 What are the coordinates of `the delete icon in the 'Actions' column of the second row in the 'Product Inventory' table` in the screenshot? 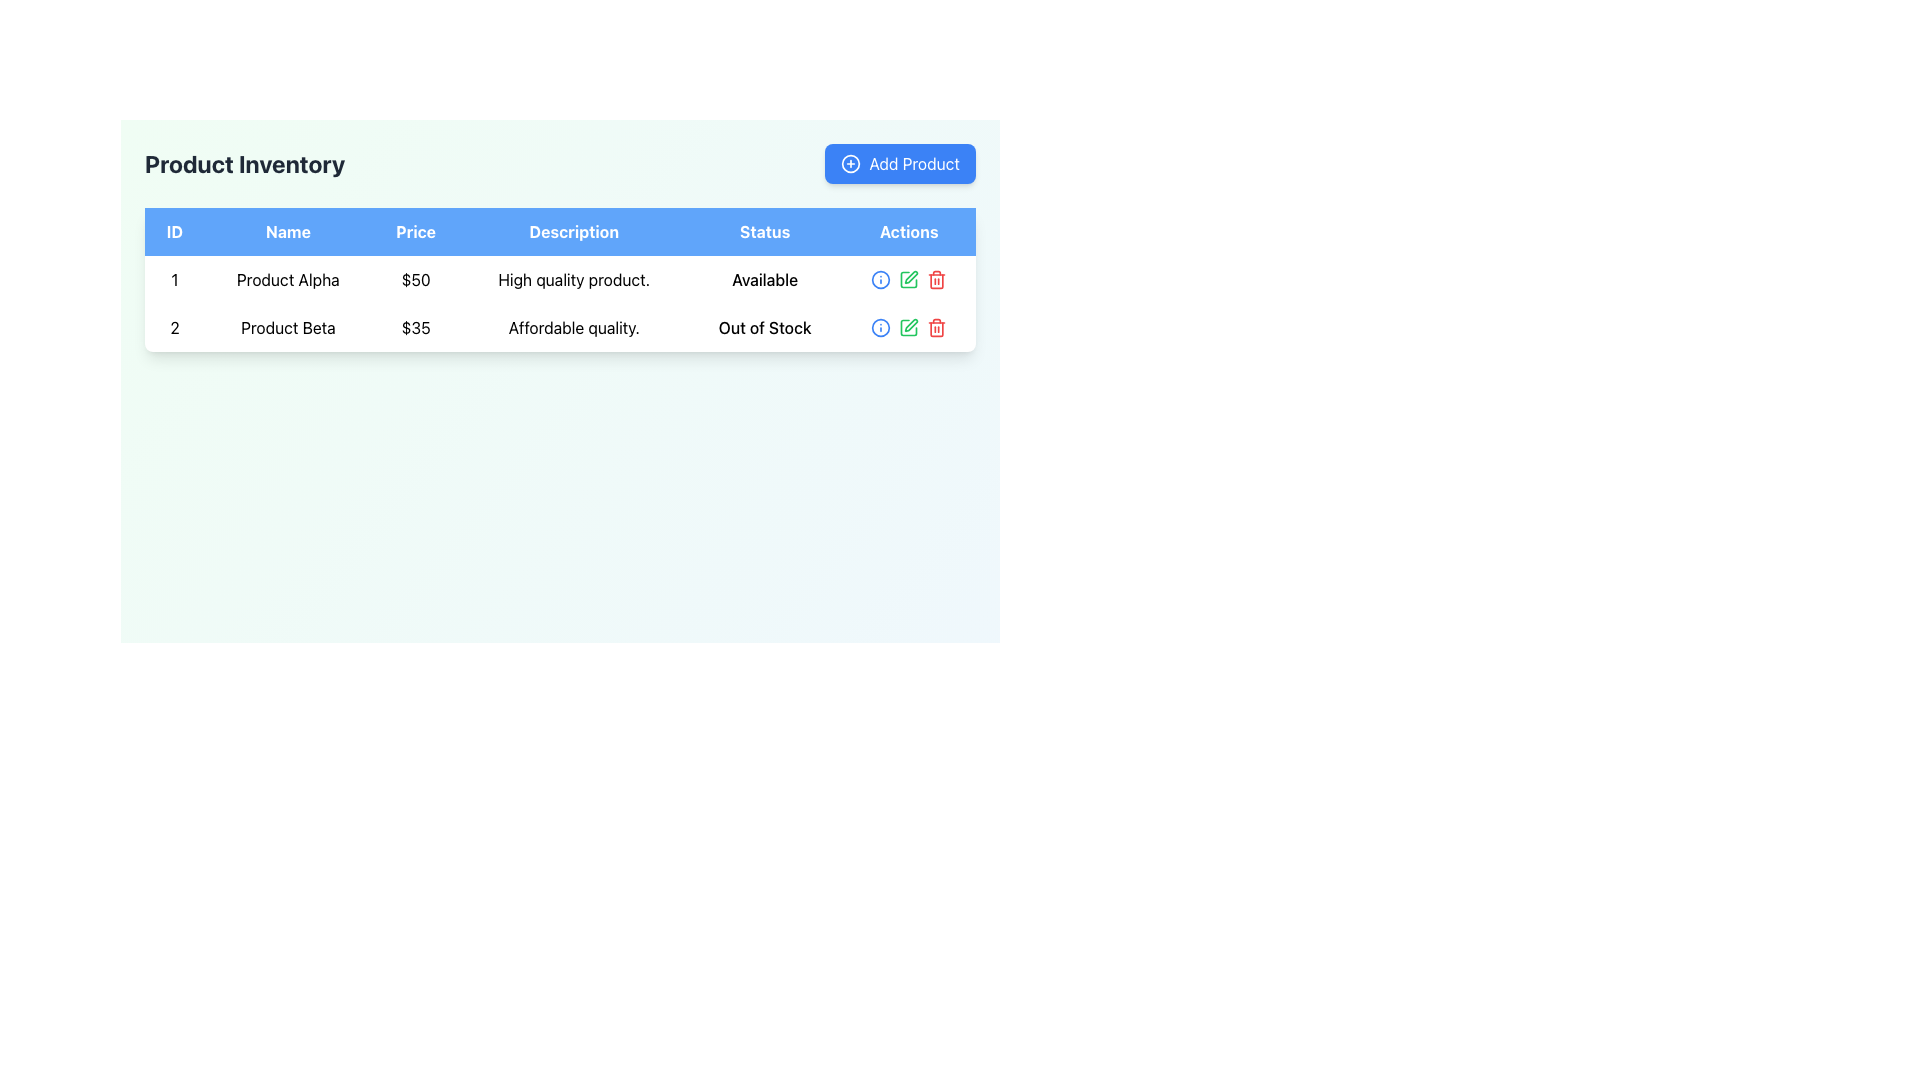 It's located at (936, 326).